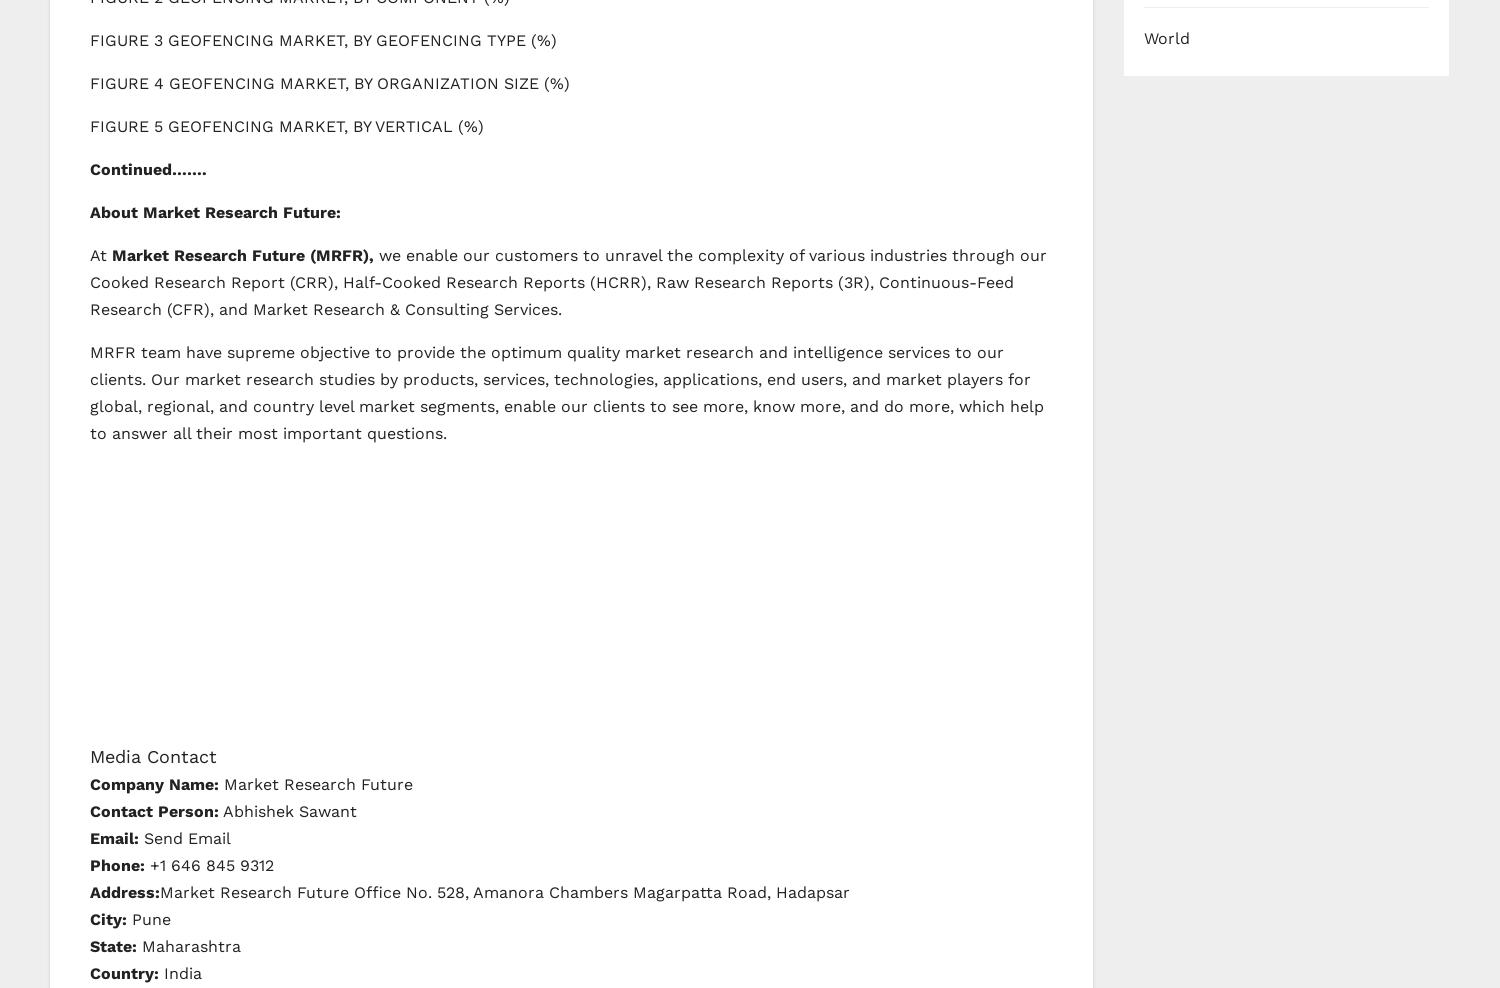 The height and width of the screenshot is (988, 1500). I want to click on 'About Market Research Future:', so click(214, 211).